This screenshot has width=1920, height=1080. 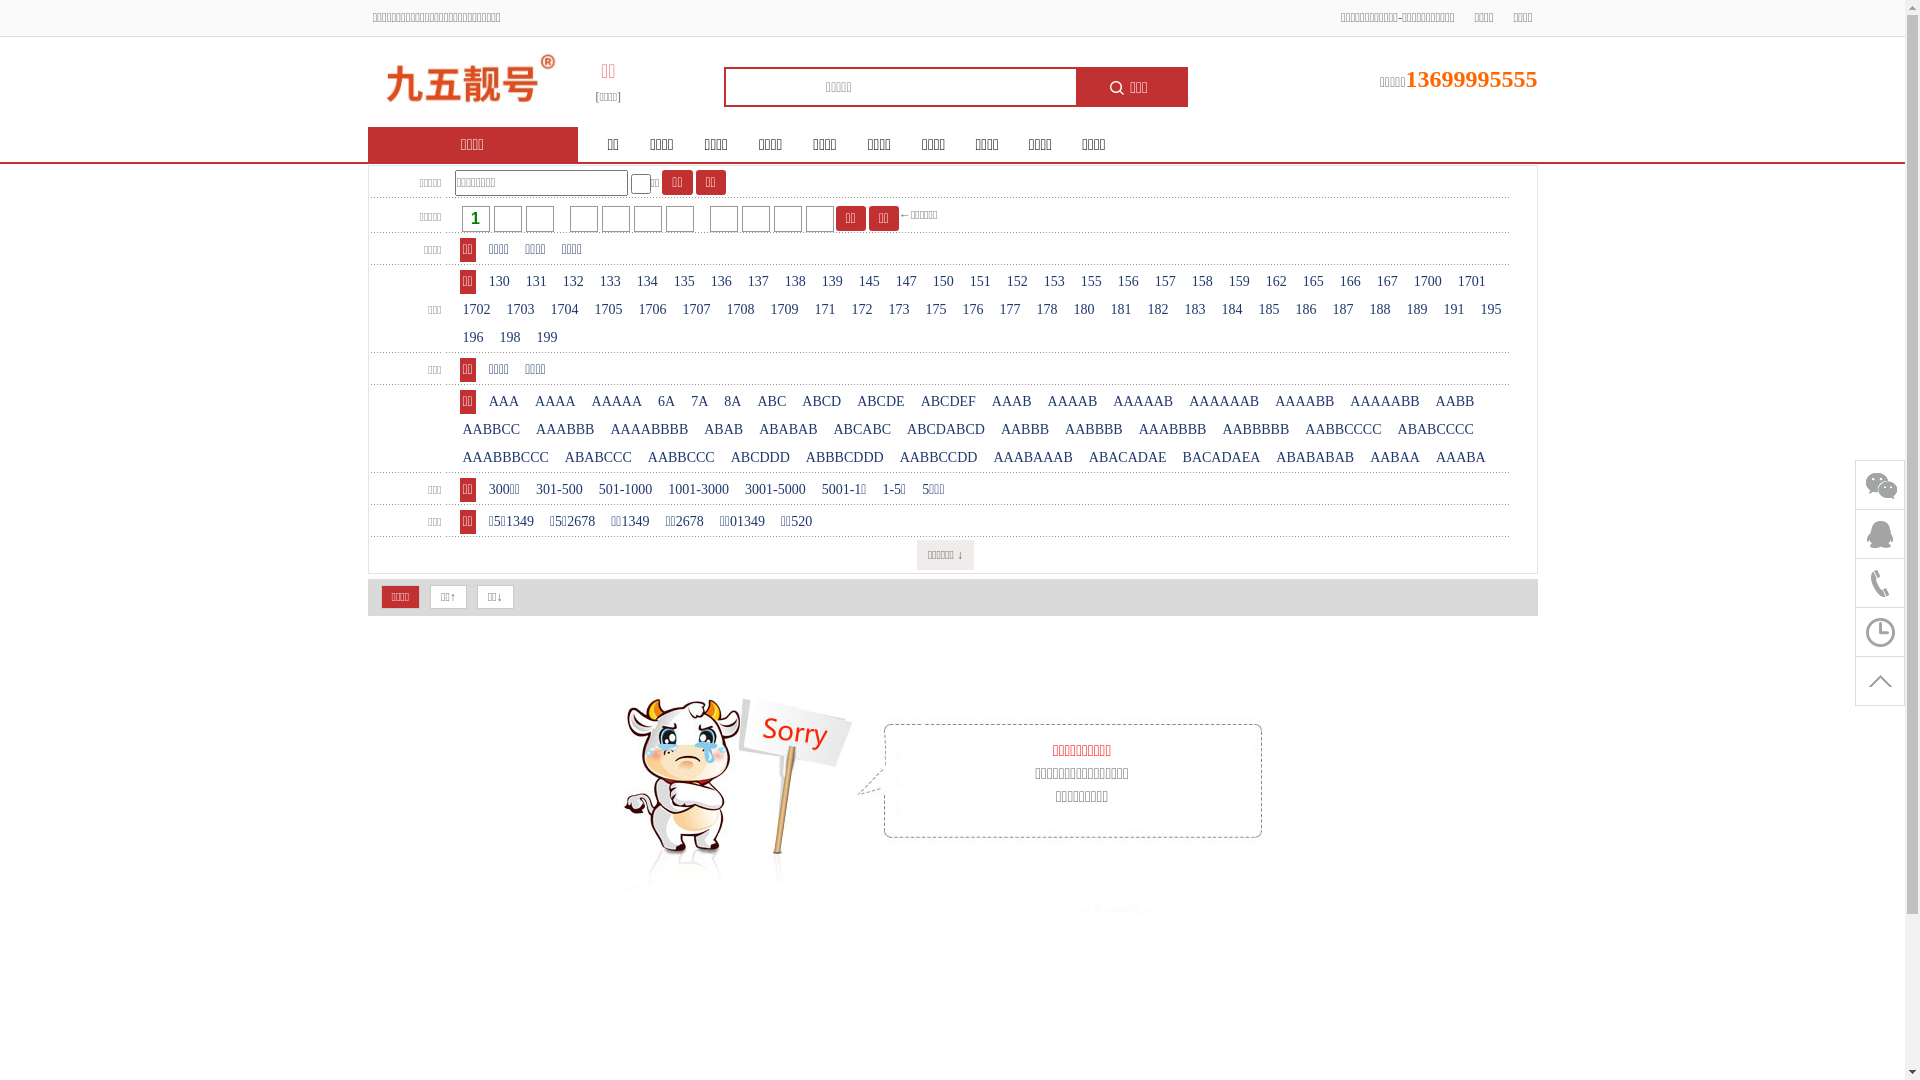 I want to click on 'AAAAAAB', so click(x=1223, y=401).